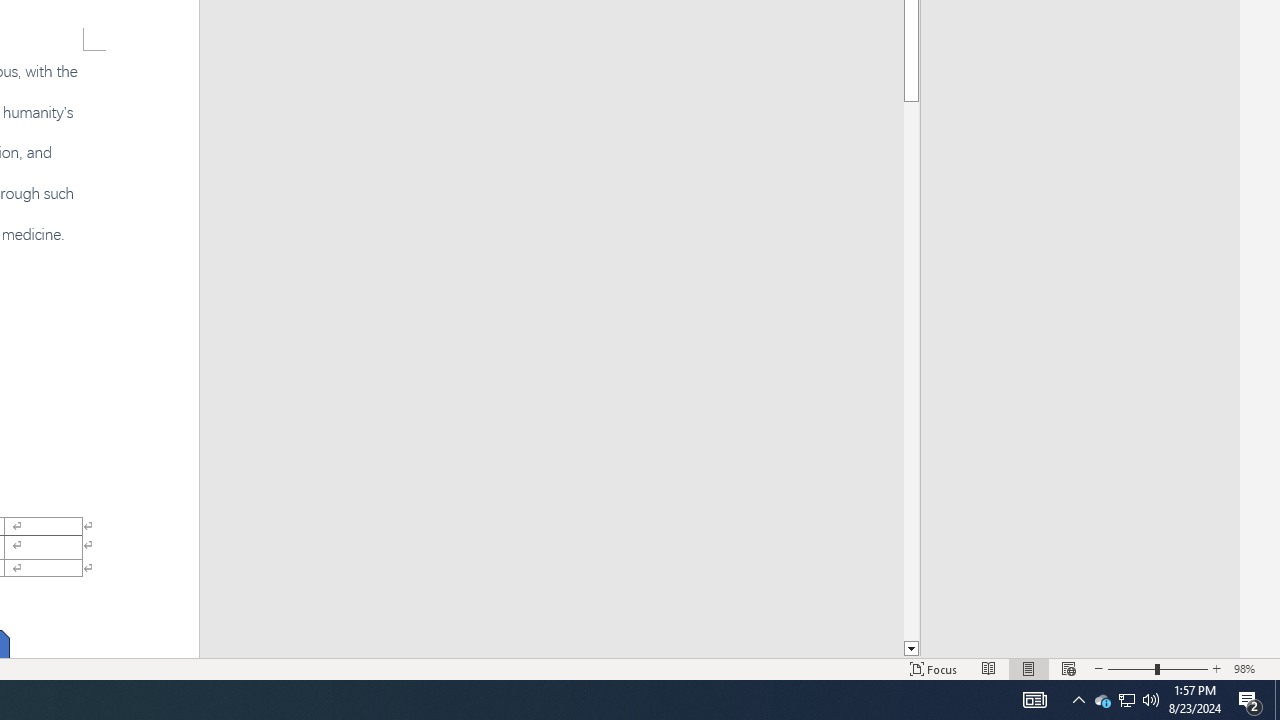  I want to click on 'Focus ', so click(933, 669).